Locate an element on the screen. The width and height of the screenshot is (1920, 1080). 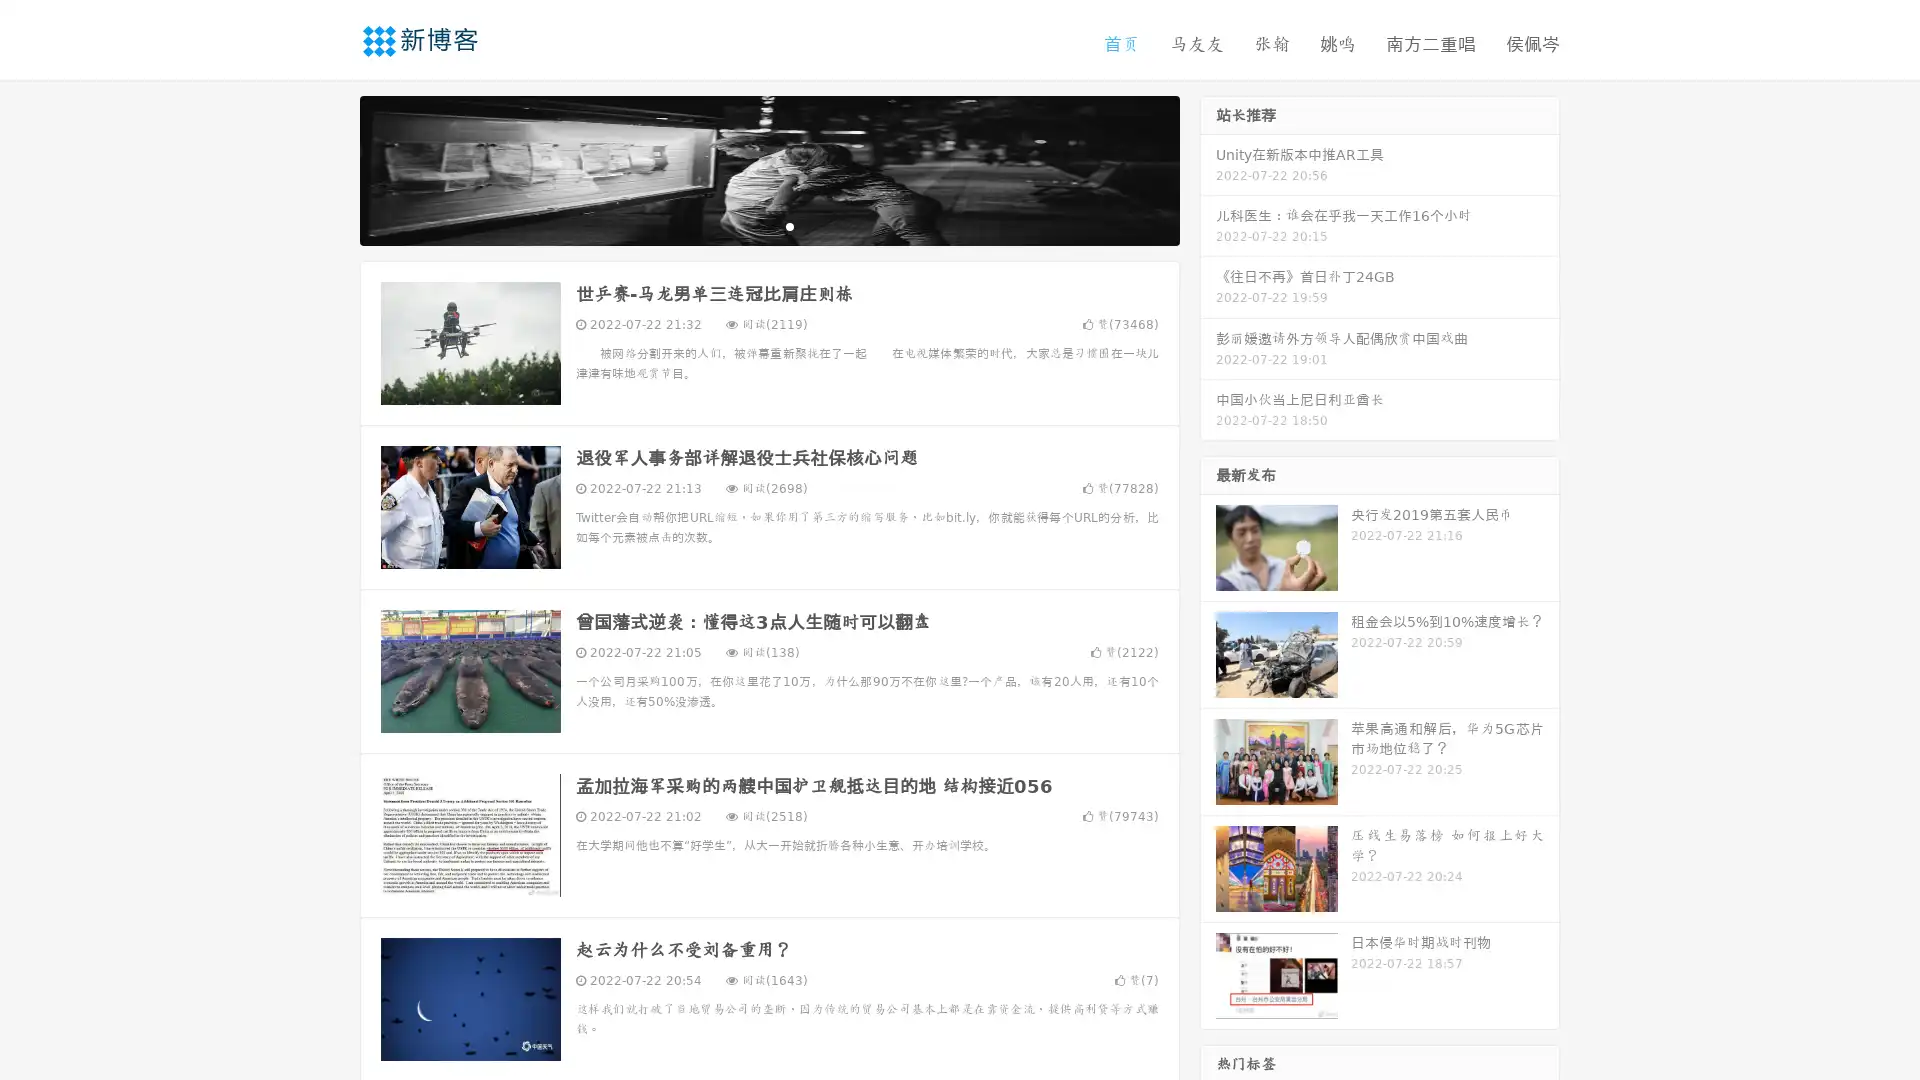
Go to slide 3 is located at coordinates (789, 225).